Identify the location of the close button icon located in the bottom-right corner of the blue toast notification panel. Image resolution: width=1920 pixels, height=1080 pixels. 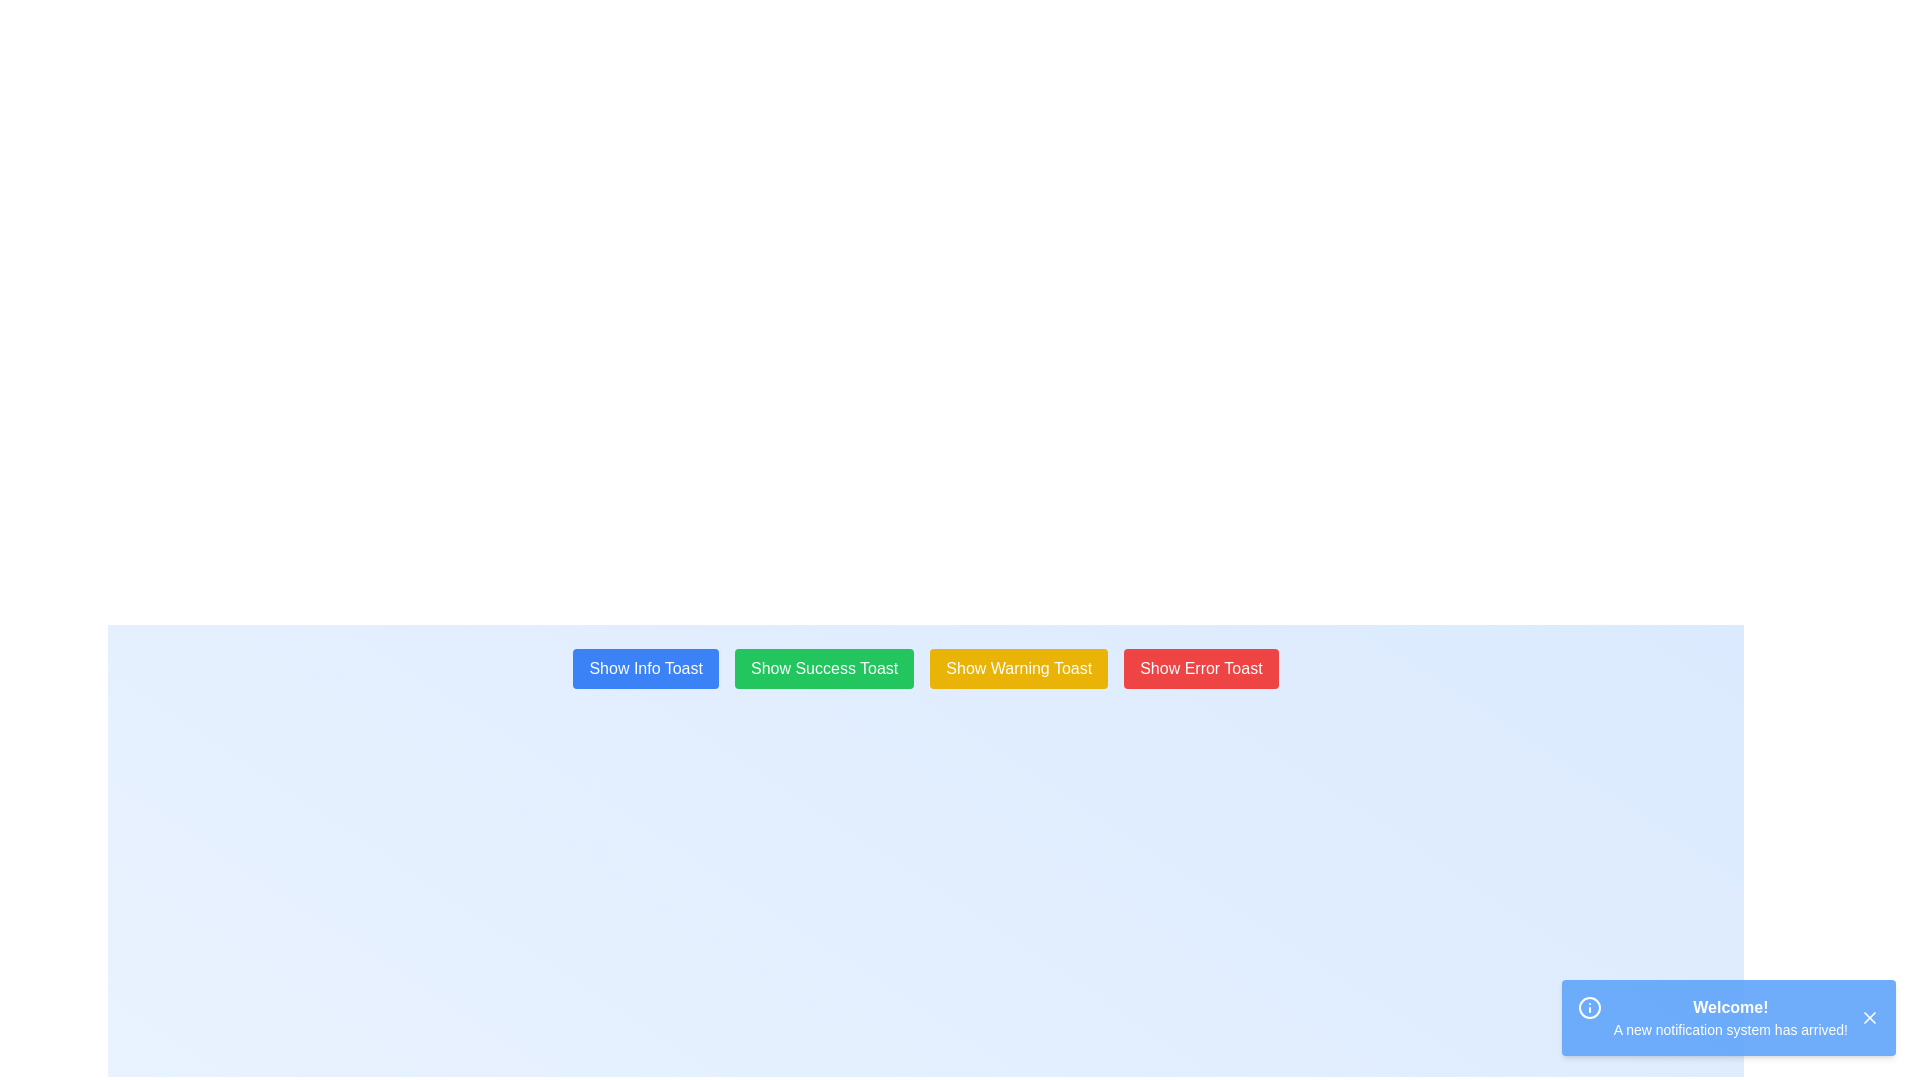
(1869, 1018).